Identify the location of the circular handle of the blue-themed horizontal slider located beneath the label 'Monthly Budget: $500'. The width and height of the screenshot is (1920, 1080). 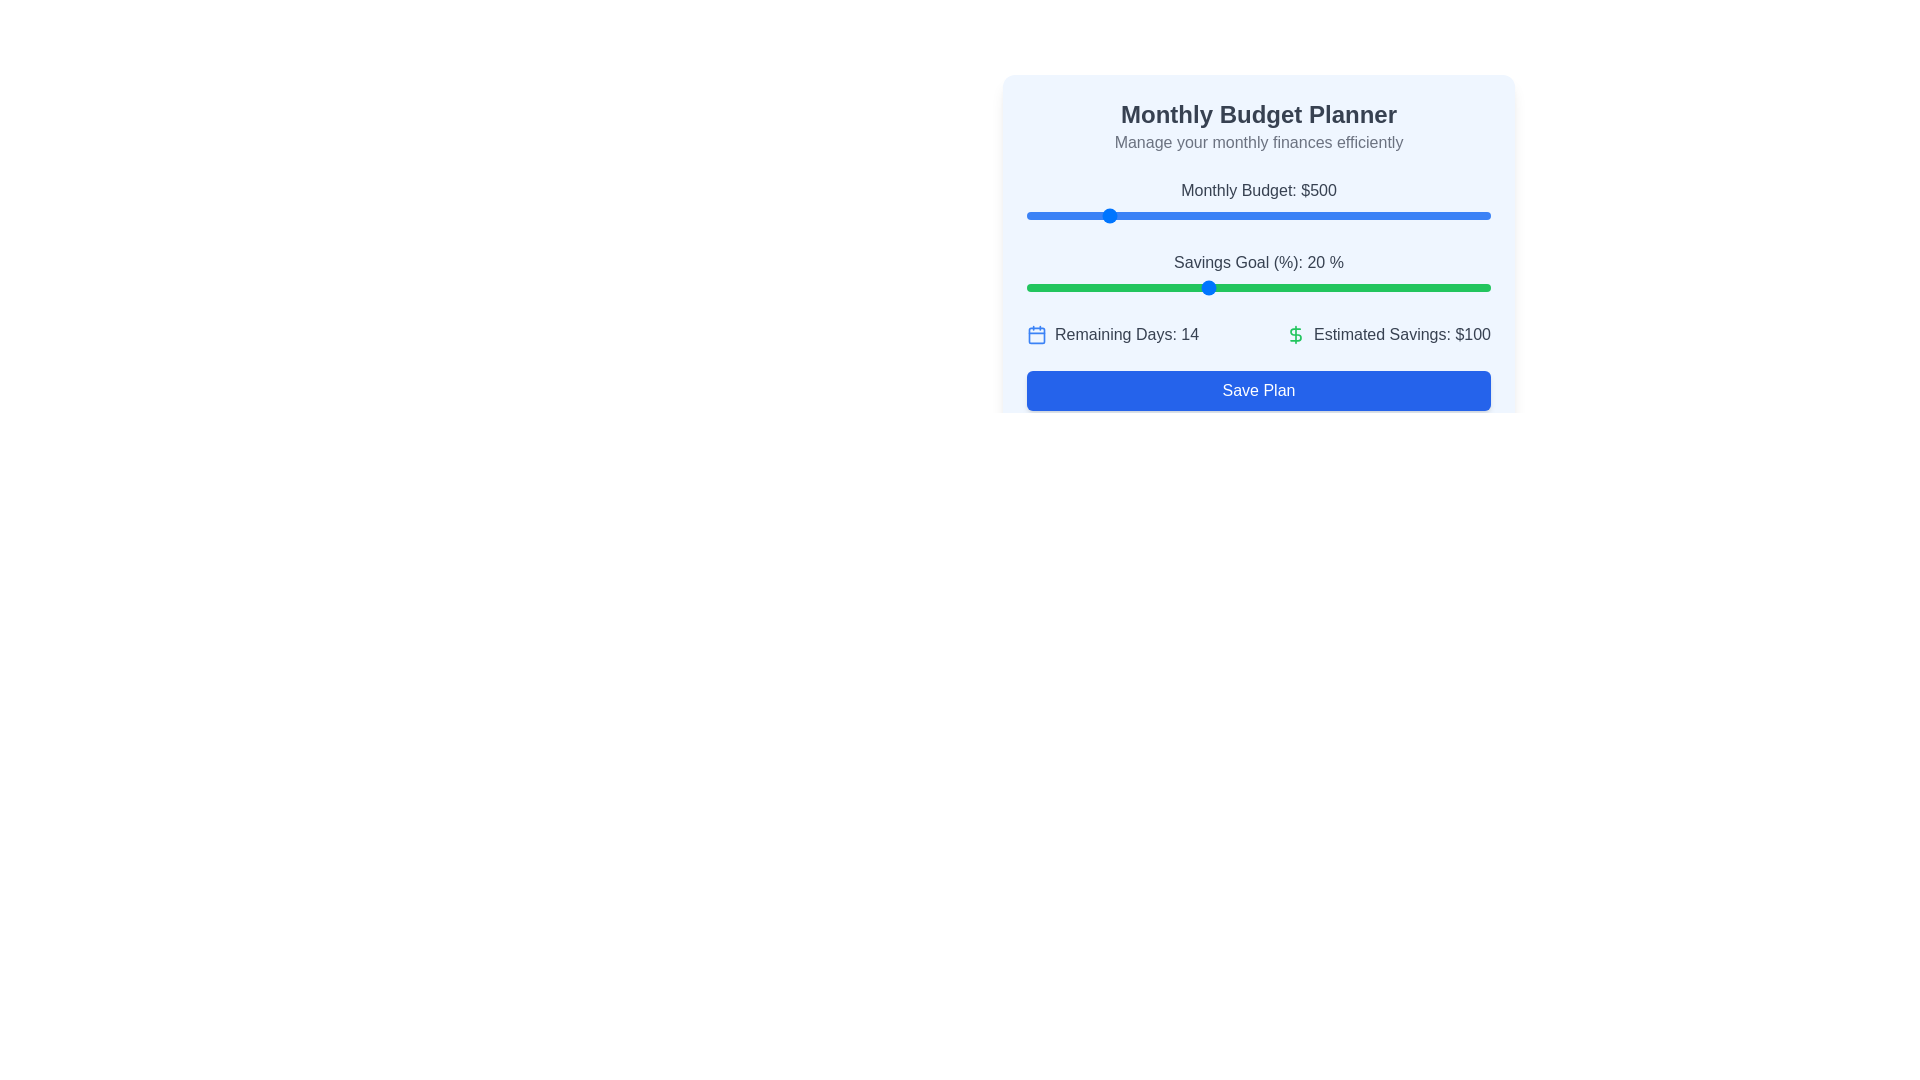
(1257, 216).